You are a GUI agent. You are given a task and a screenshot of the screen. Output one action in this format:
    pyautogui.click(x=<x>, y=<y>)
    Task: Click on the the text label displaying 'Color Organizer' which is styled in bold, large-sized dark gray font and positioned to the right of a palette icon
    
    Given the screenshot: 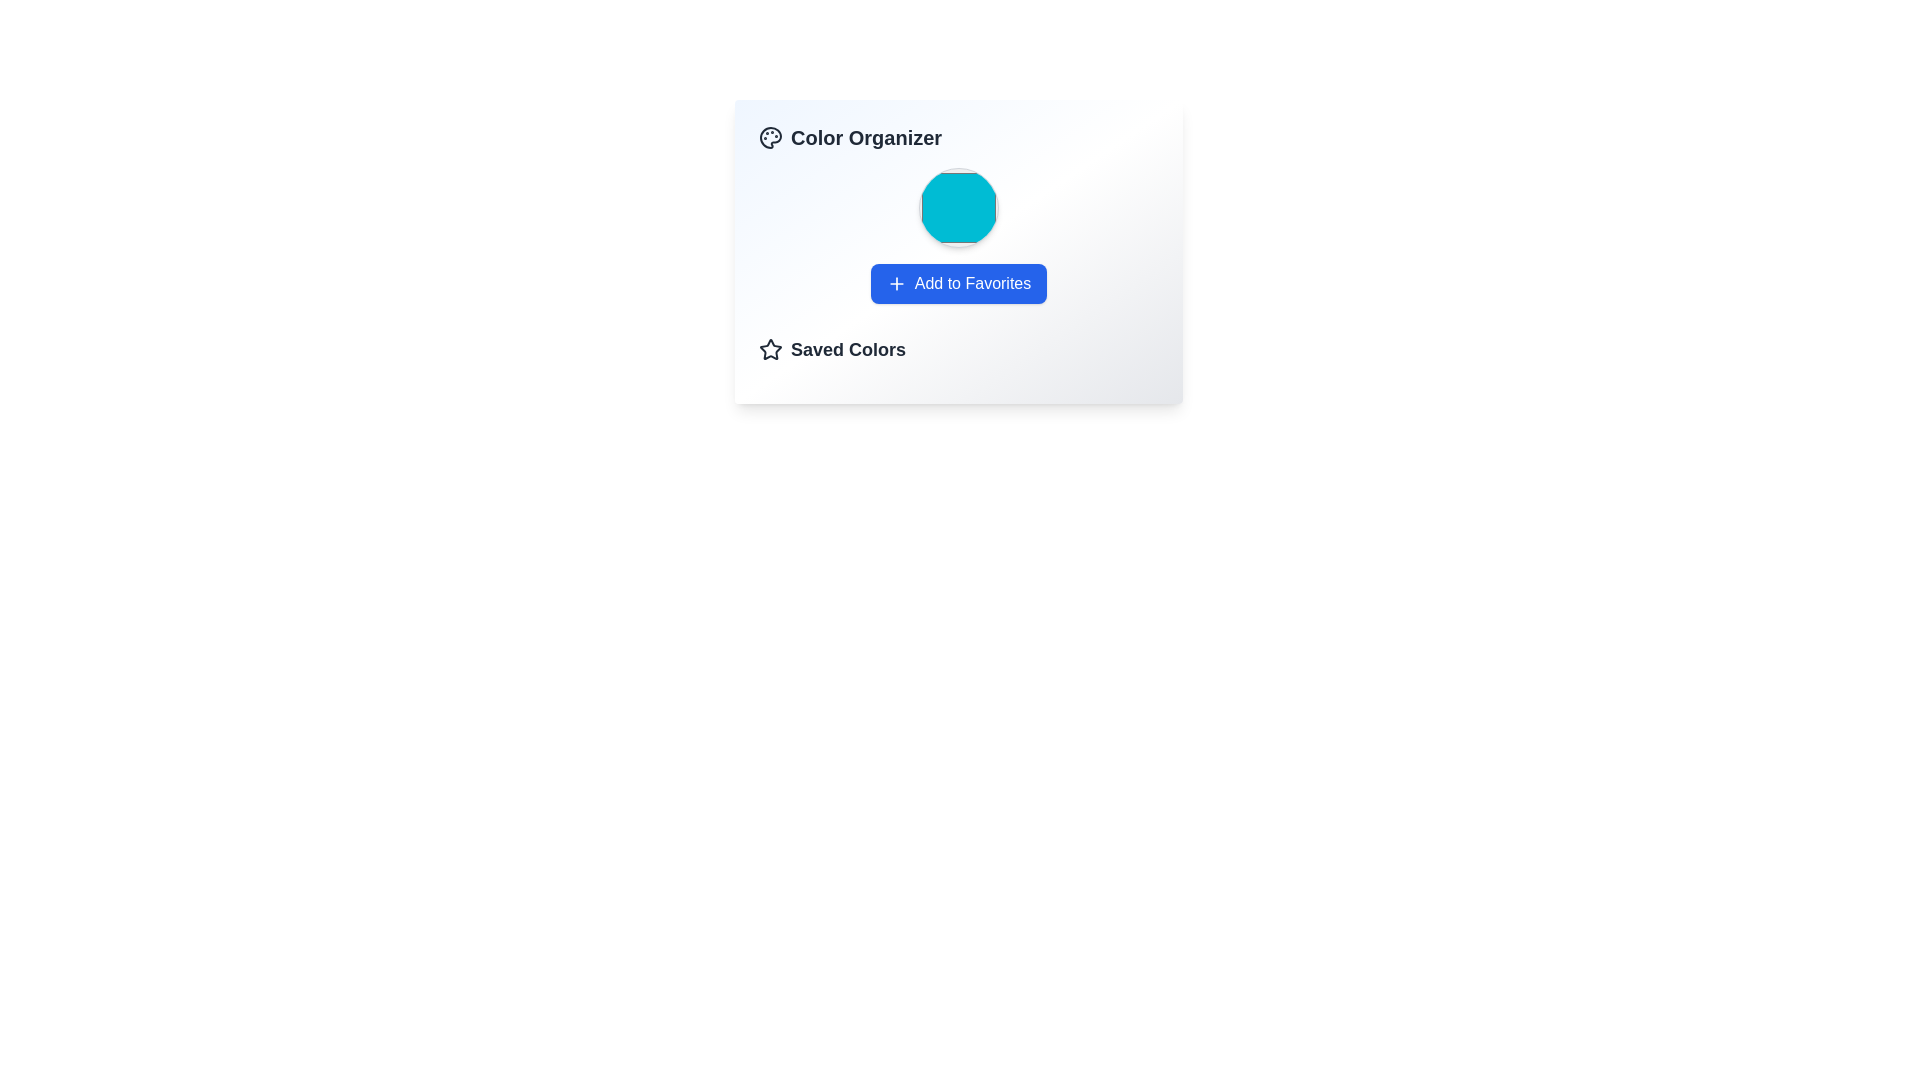 What is the action you would take?
    pyautogui.click(x=850, y=137)
    